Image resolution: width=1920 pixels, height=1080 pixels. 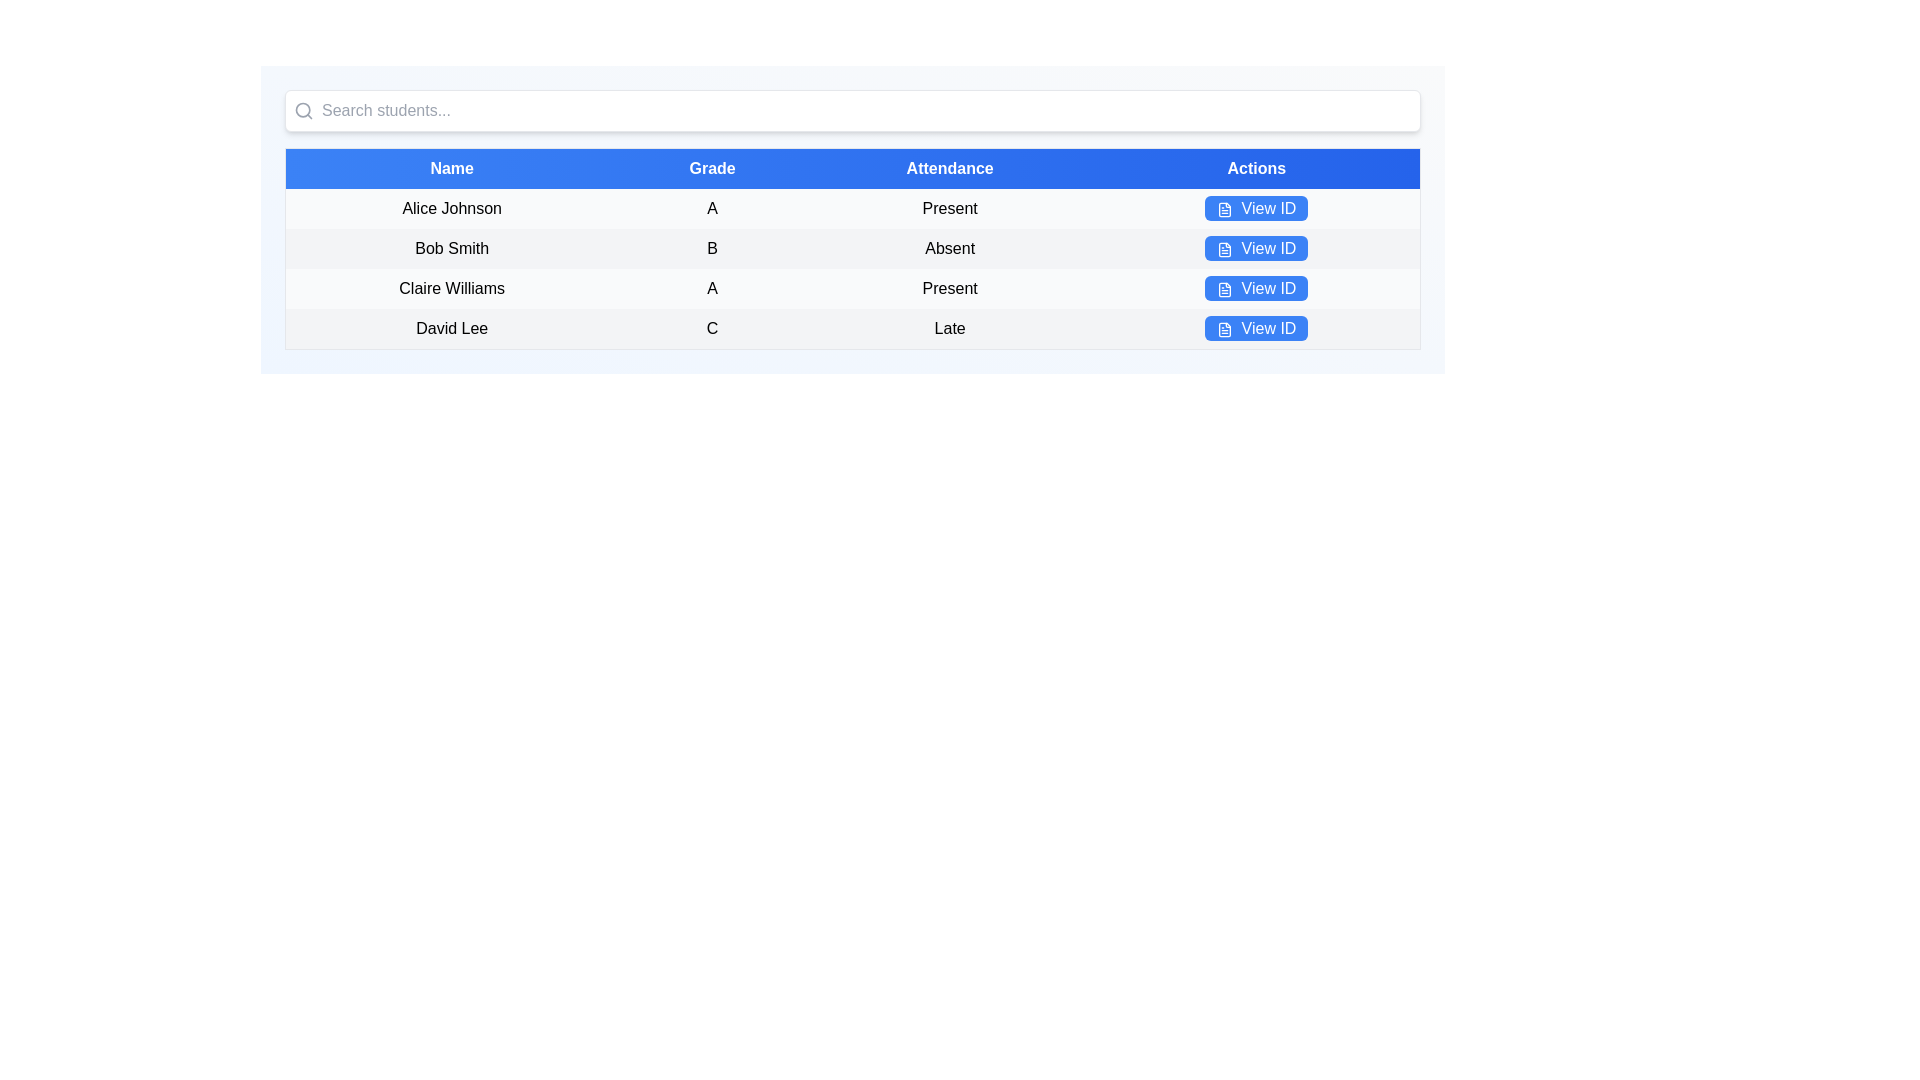 I want to click on the grade or rating text assigned to 'David Lee' in the third column of the table, so click(x=712, y=328).